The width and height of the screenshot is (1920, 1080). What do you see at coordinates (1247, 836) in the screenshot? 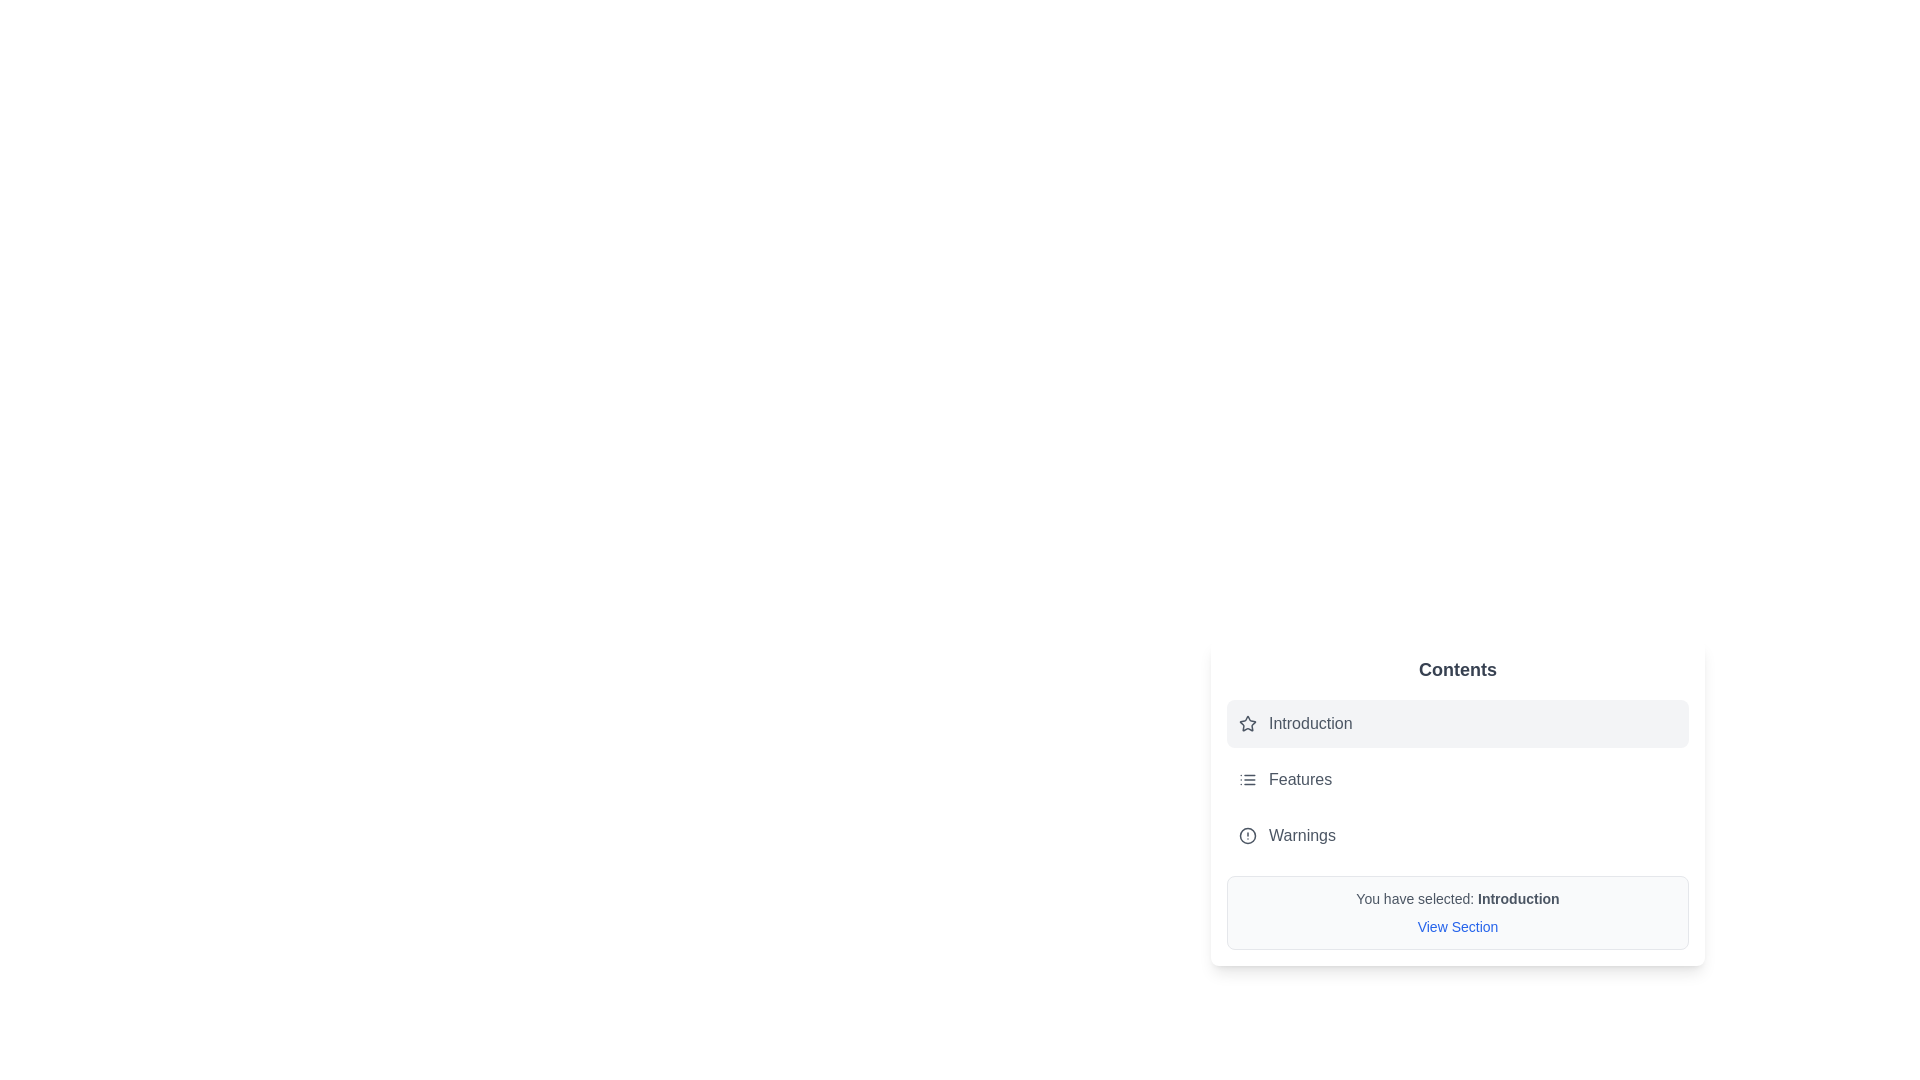
I see `the circular icon with a dot inside, located in the lower-right section of the interface under the 'Warnings' section` at bounding box center [1247, 836].